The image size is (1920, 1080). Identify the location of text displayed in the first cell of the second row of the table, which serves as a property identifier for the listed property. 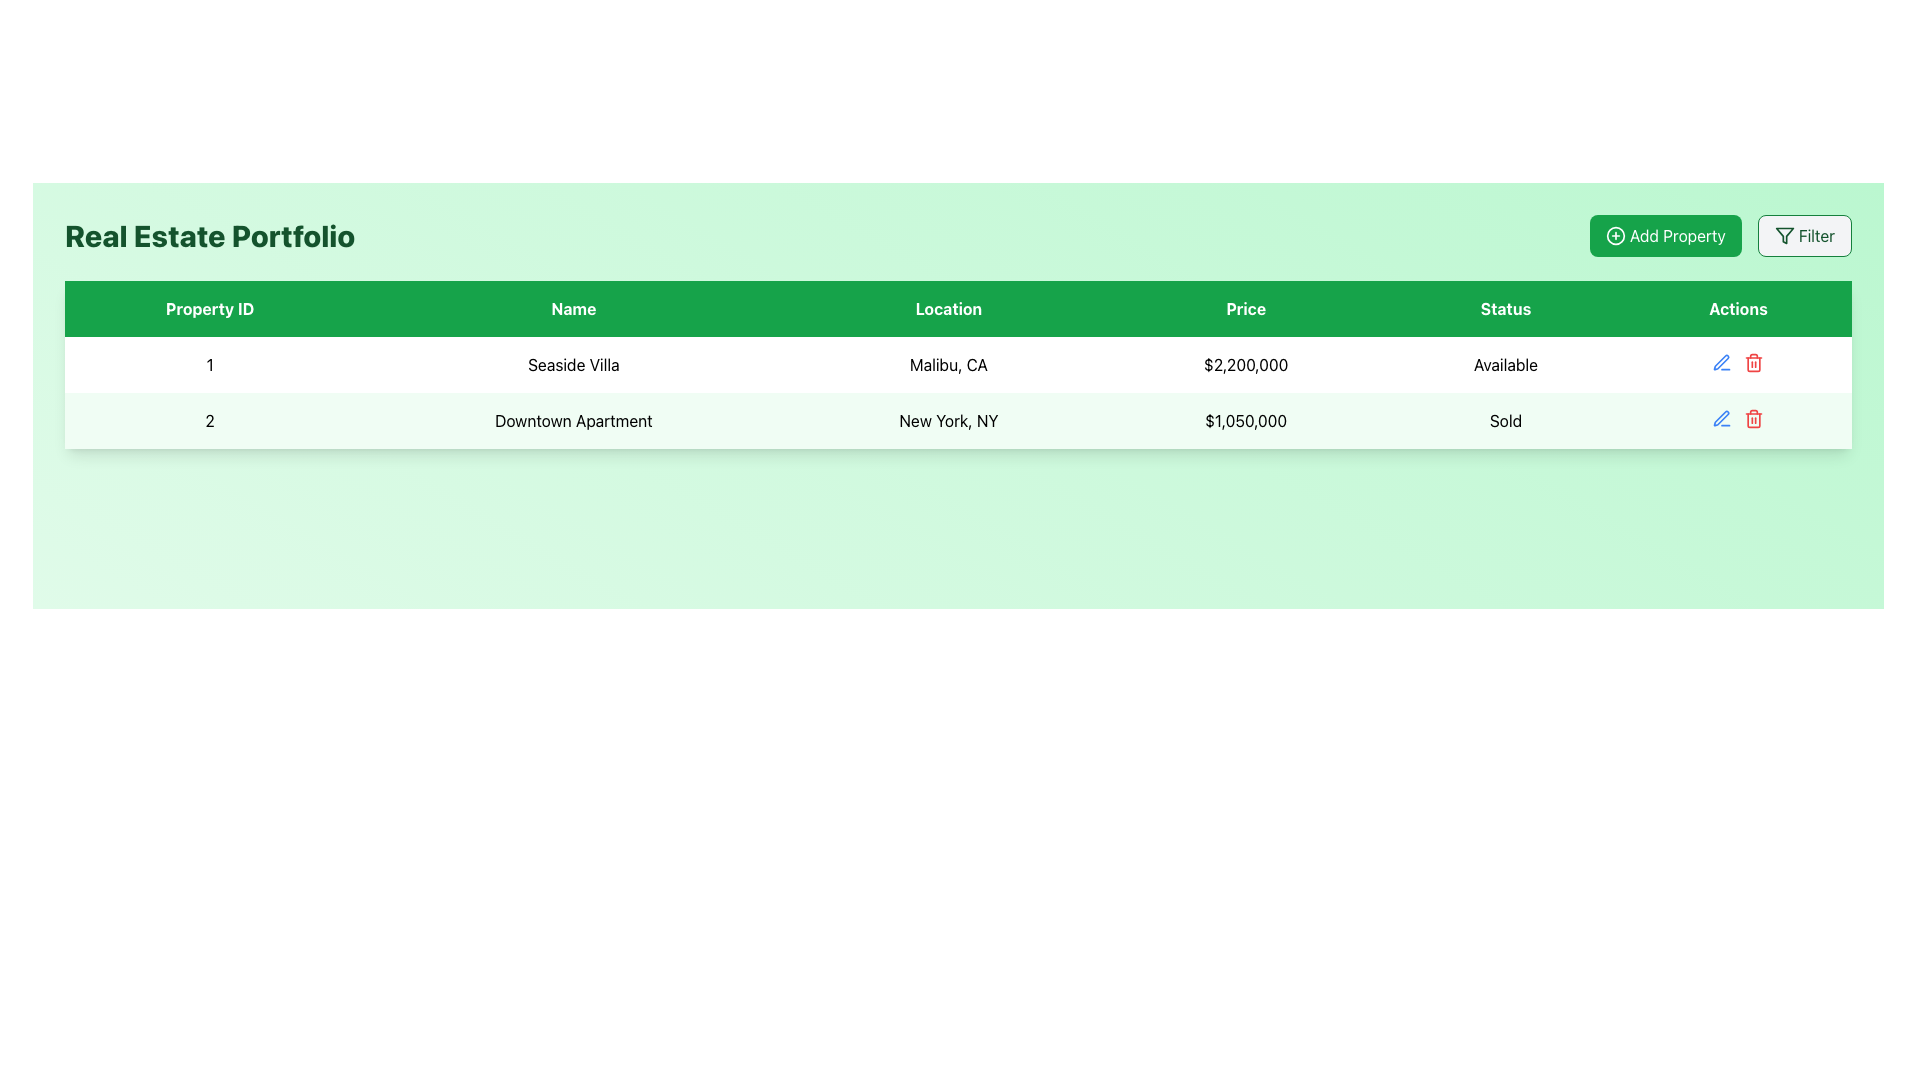
(210, 419).